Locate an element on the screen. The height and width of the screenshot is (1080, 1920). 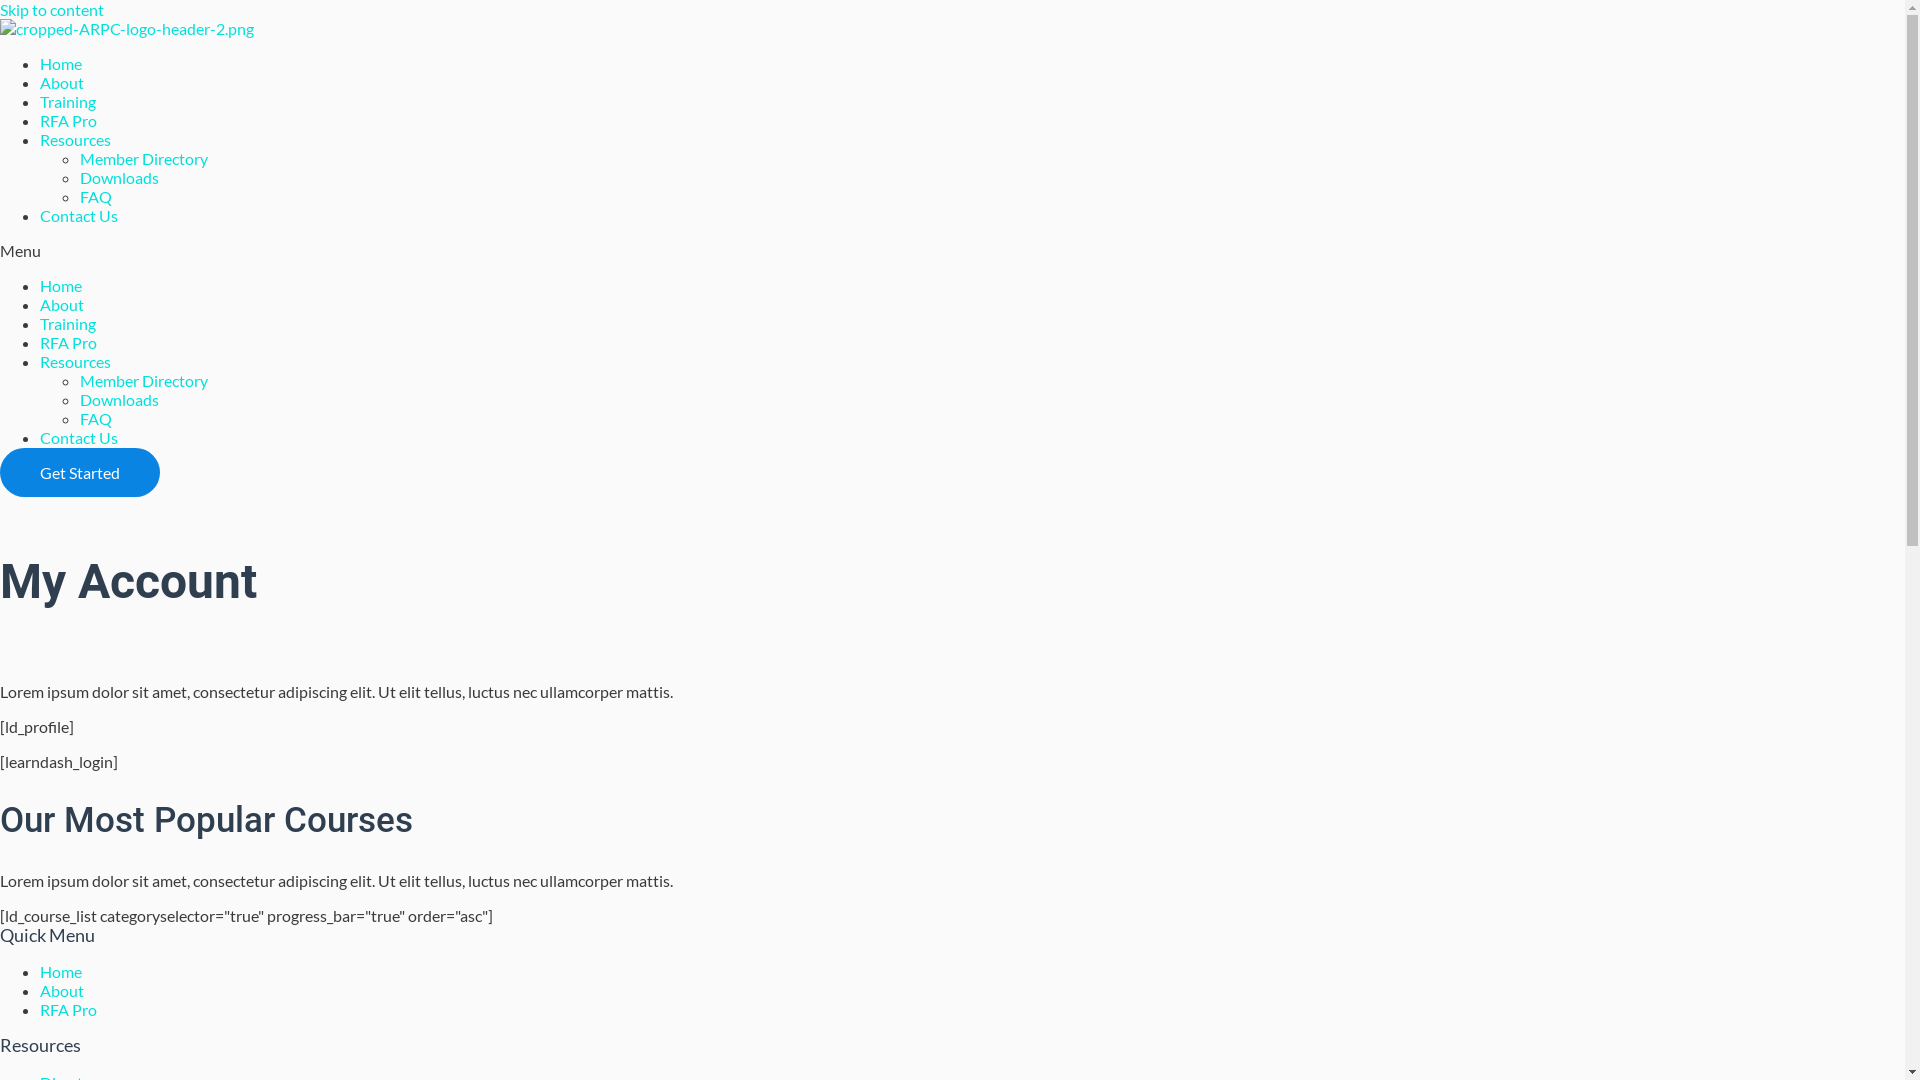
'RFA Pro' is located at coordinates (68, 341).